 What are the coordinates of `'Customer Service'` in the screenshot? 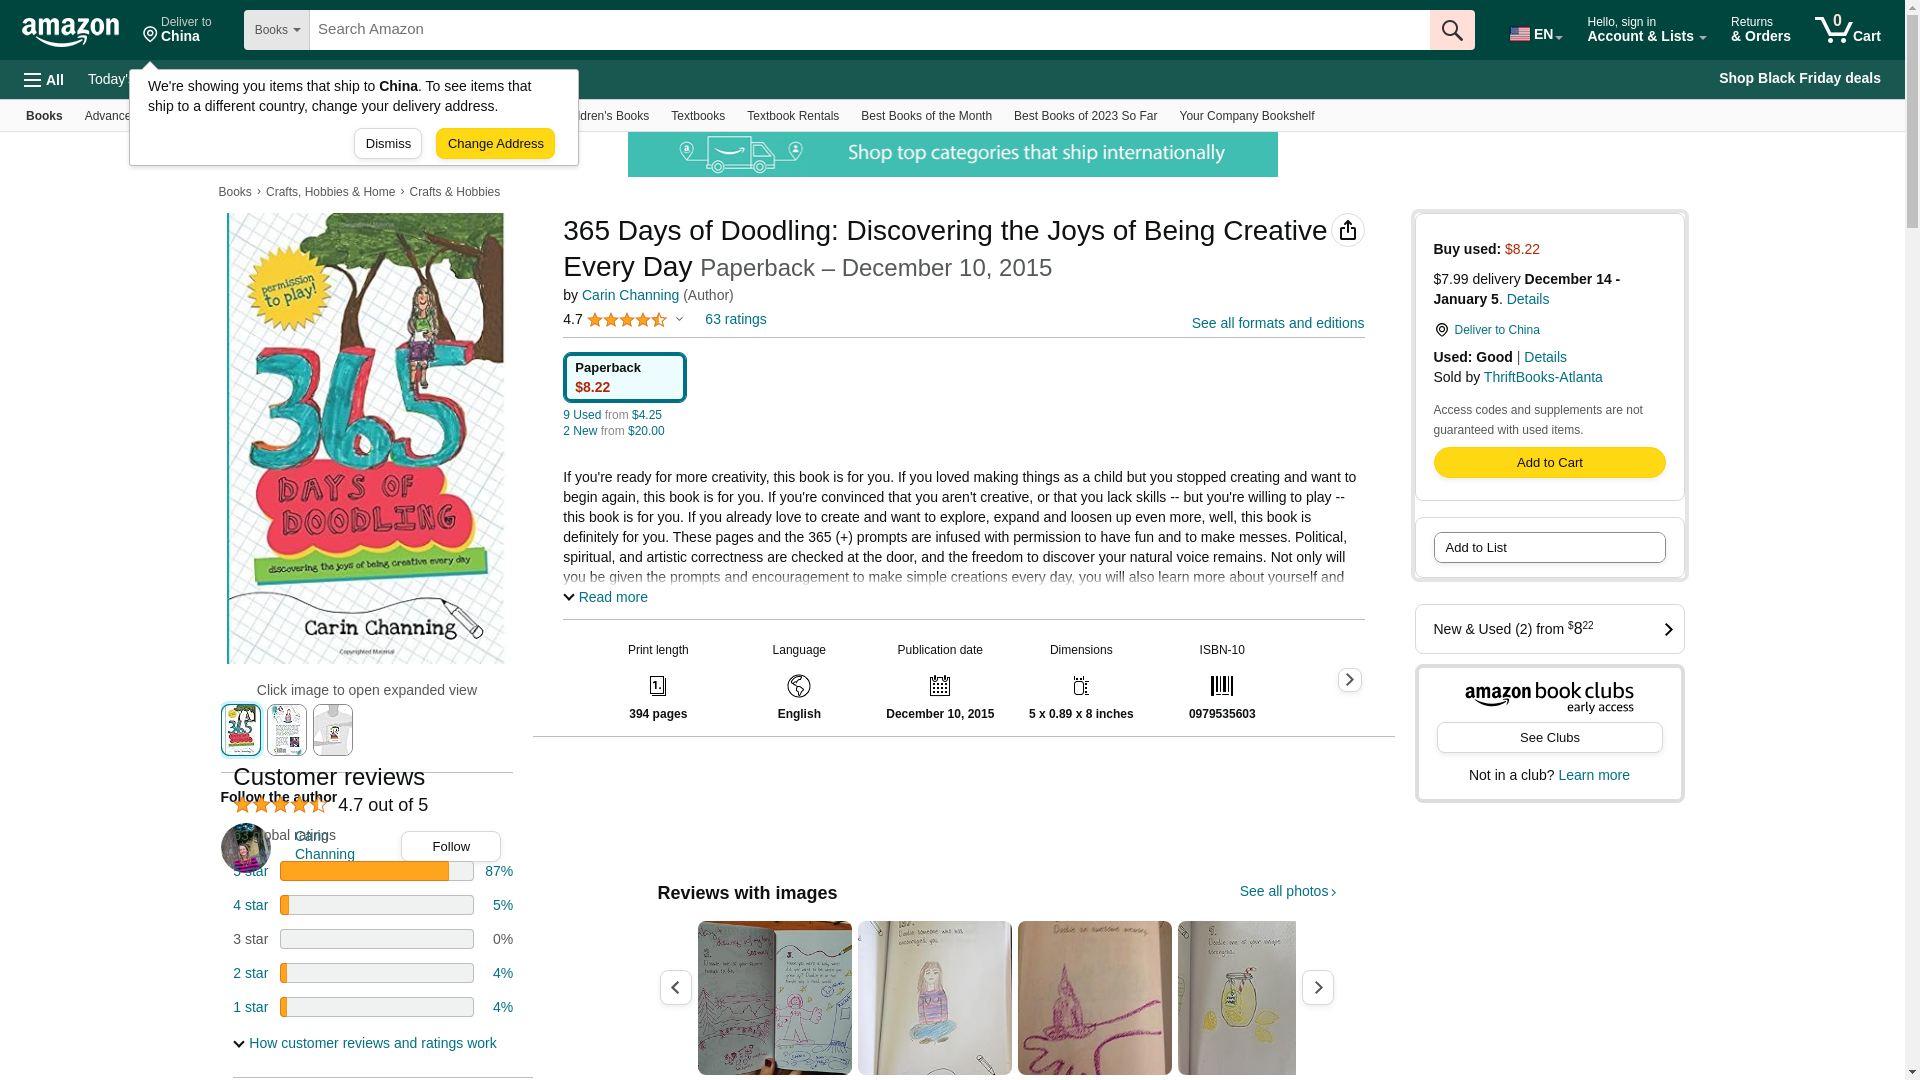 It's located at (329, 77).